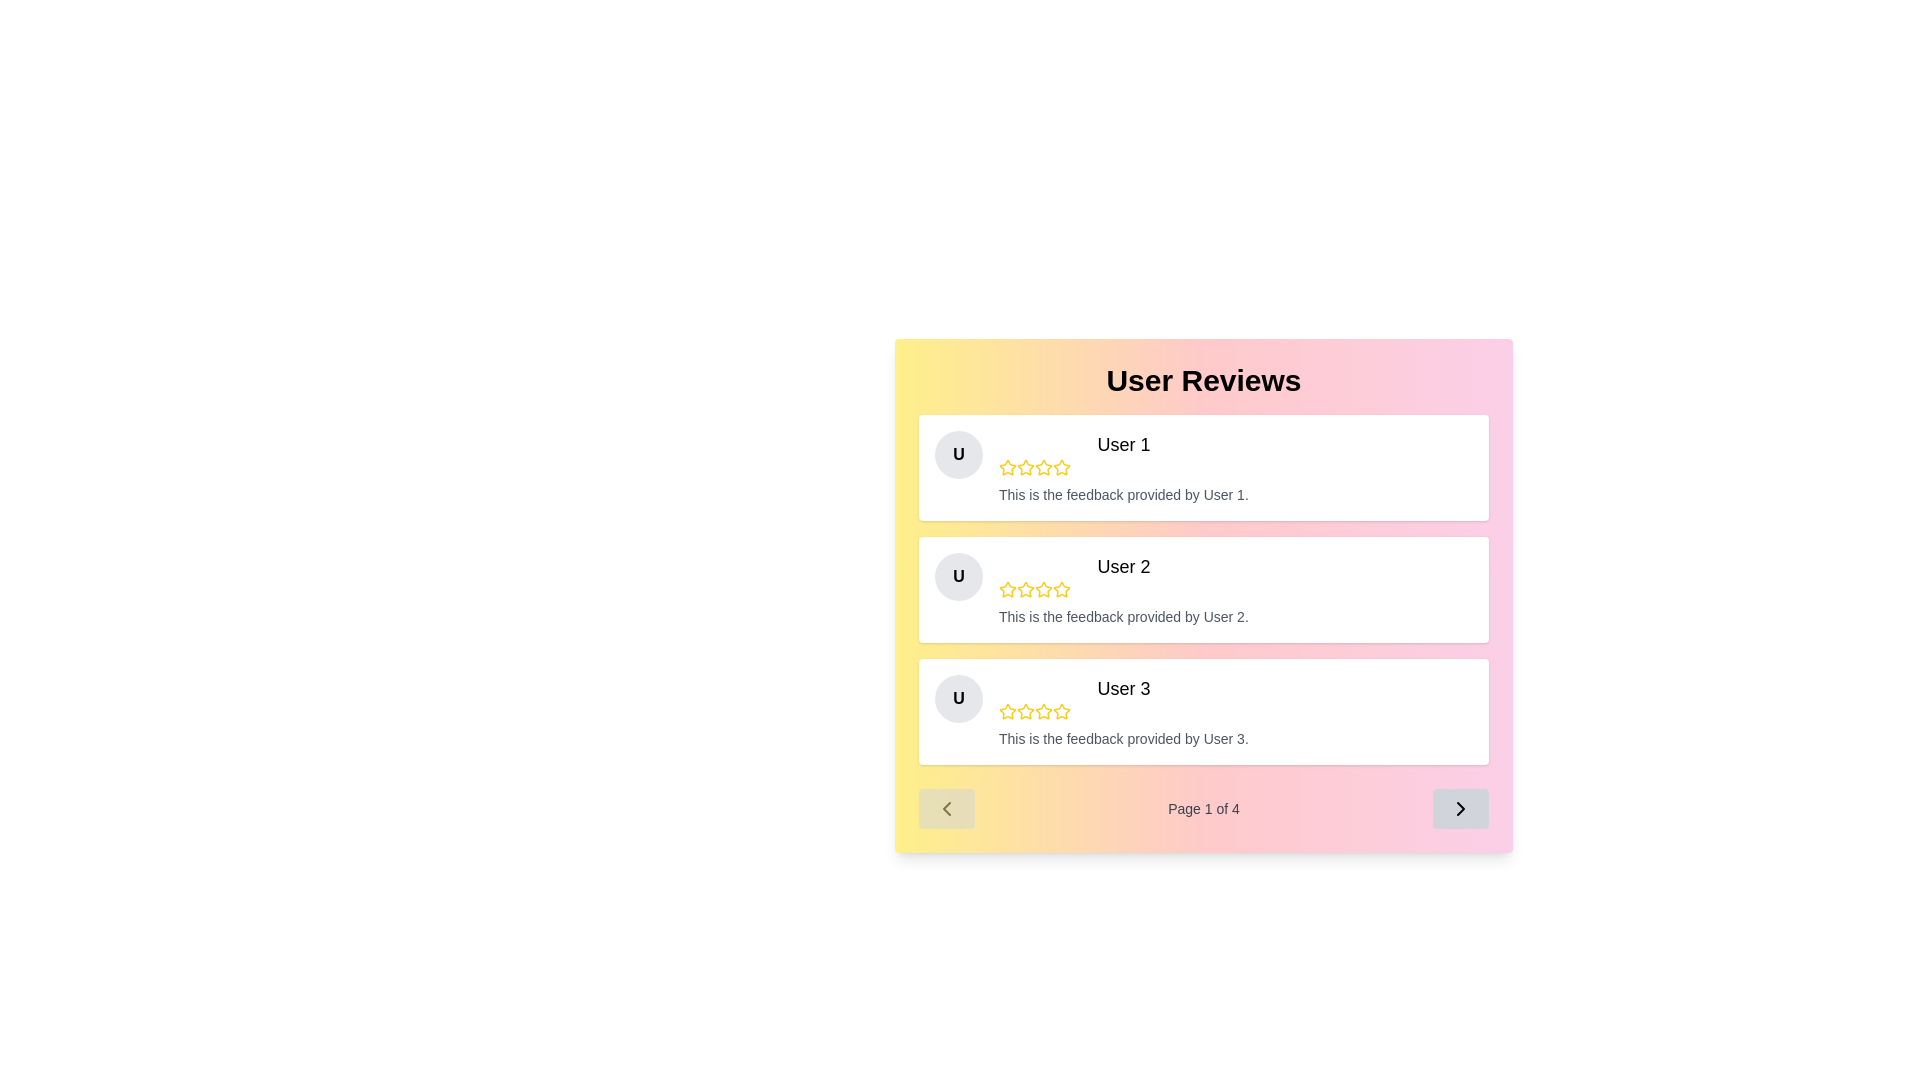 This screenshot has width=1920, height=1080. What do you see at coordinates (945, 808) in the screenshot?
I see `the backward navigation icon located within the gray button at the lower-left corner of the user review section to go to the previous page` at bounding box center [945, 808].